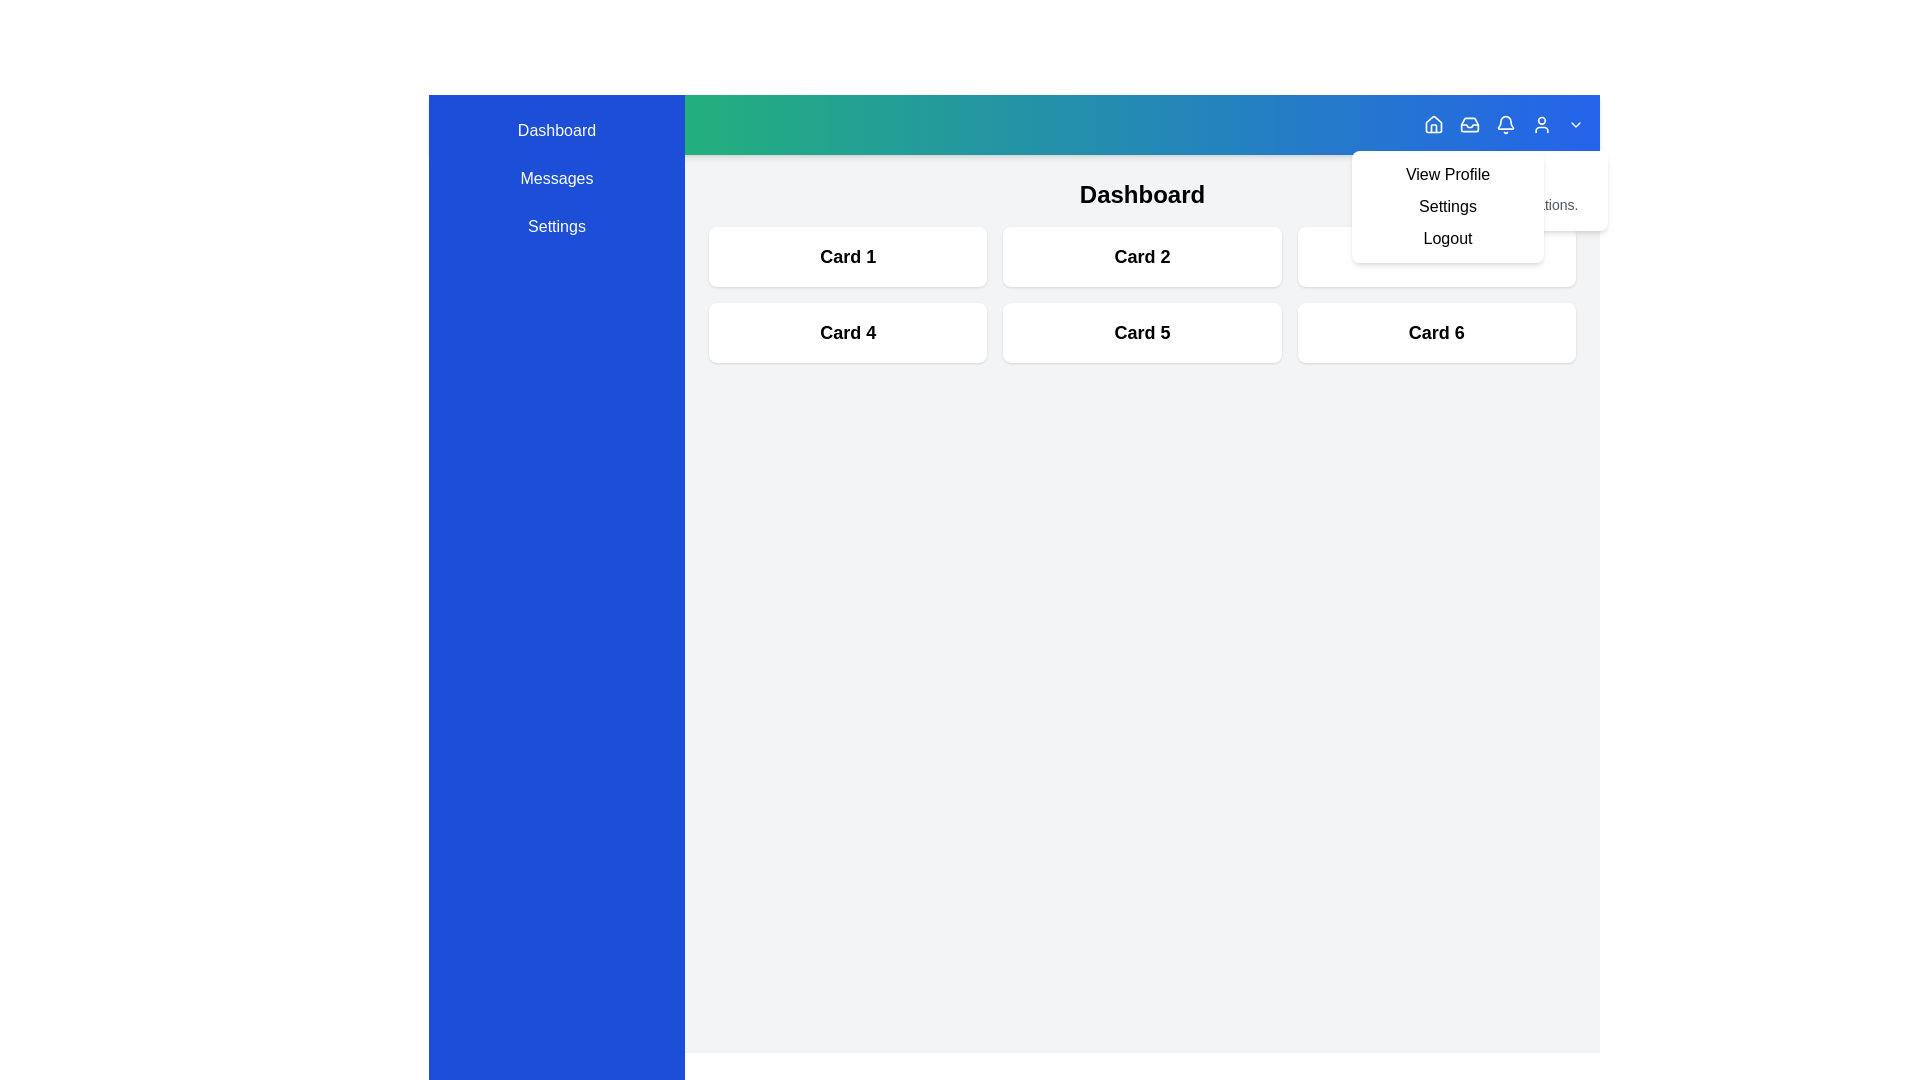 The width and height of the screenshot is (1920, 1080). What do you see at coordinates (542, 124) in the screenshot?
I see `the 'Interactive System' header element with the accompanying menu icon located at the left side of the top navigation bar` at bounding box center [542, 124].